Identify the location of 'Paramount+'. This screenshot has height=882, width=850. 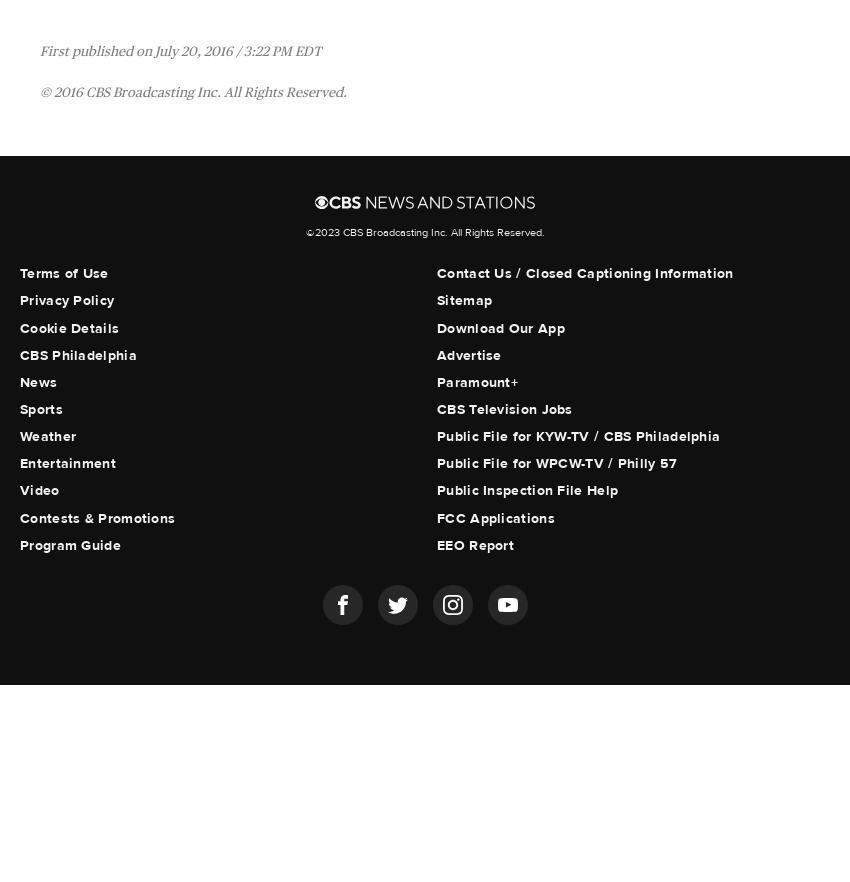
(477, 381).